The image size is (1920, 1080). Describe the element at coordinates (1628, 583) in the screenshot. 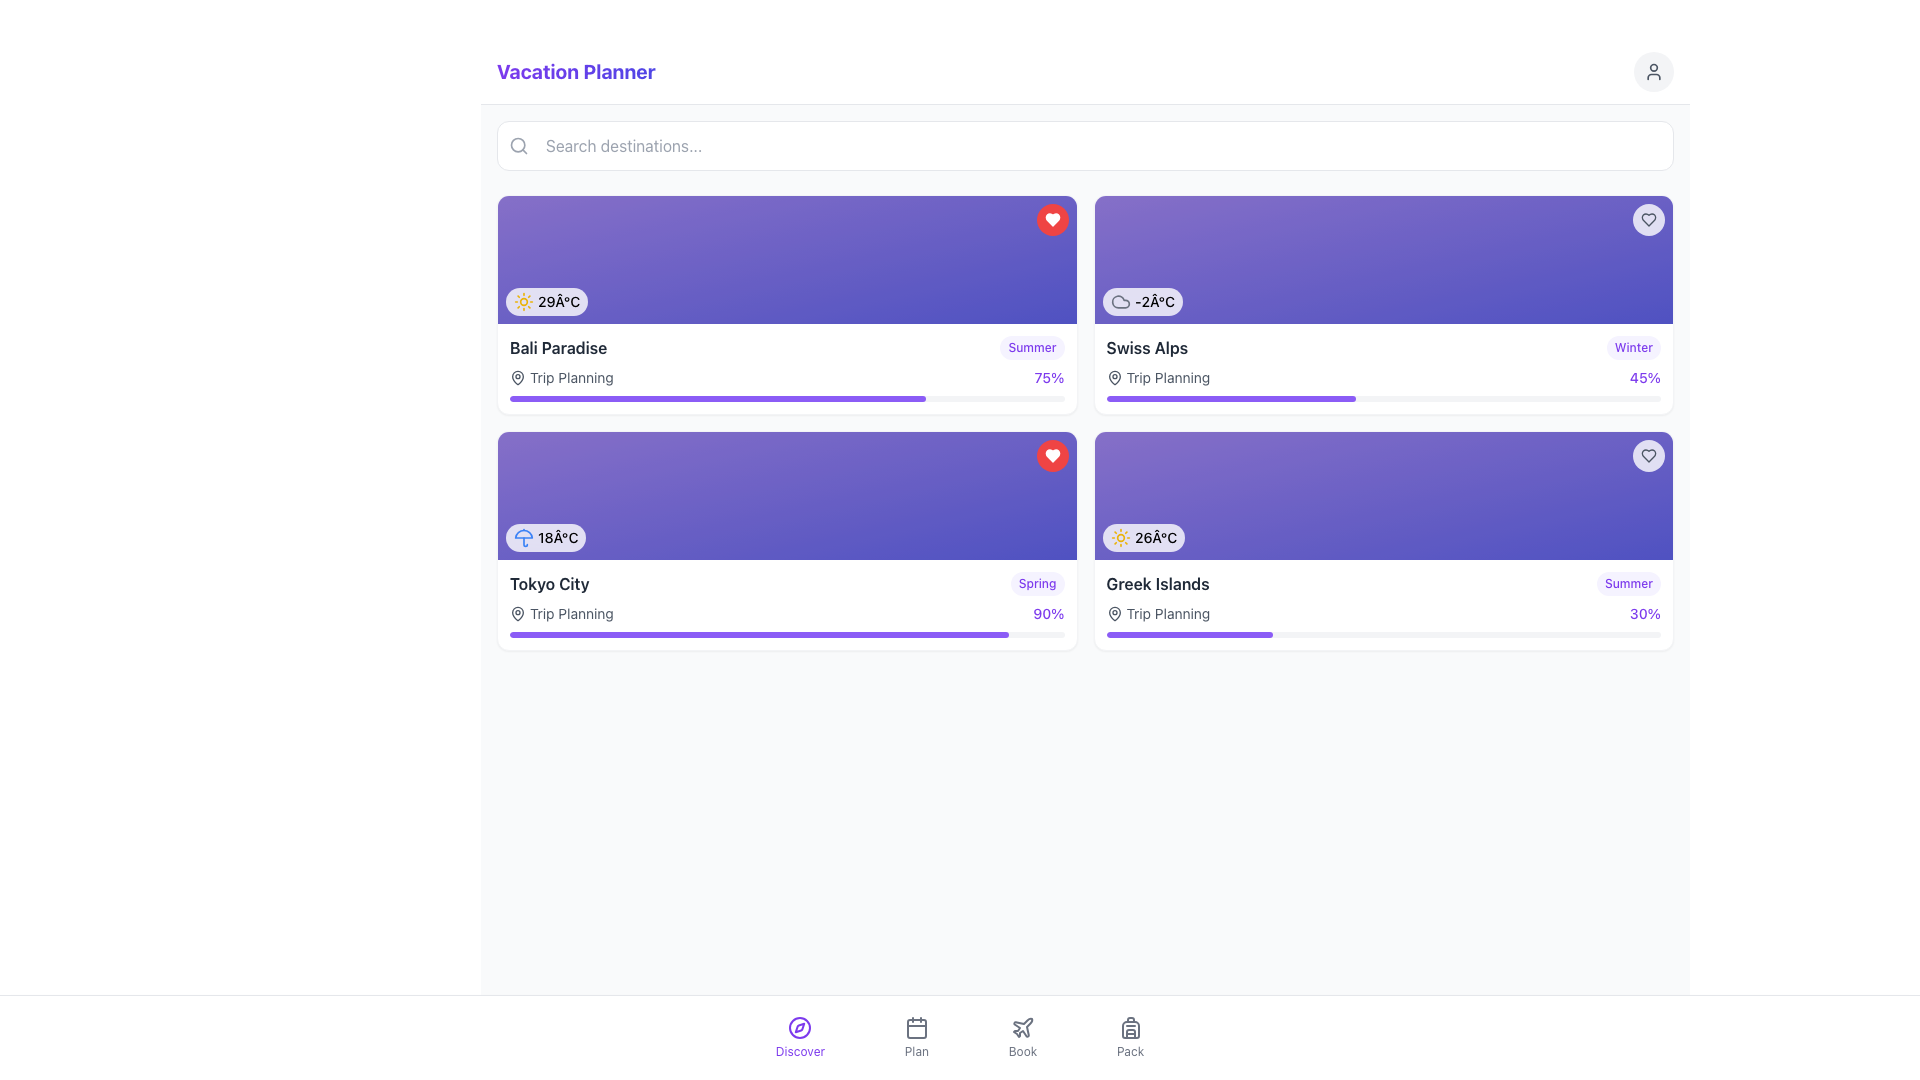

I see `textual information from the label positioned in the top-right corner of the 'Greek Islands' card, which indicates the season or category associated with the card's content` at that location.